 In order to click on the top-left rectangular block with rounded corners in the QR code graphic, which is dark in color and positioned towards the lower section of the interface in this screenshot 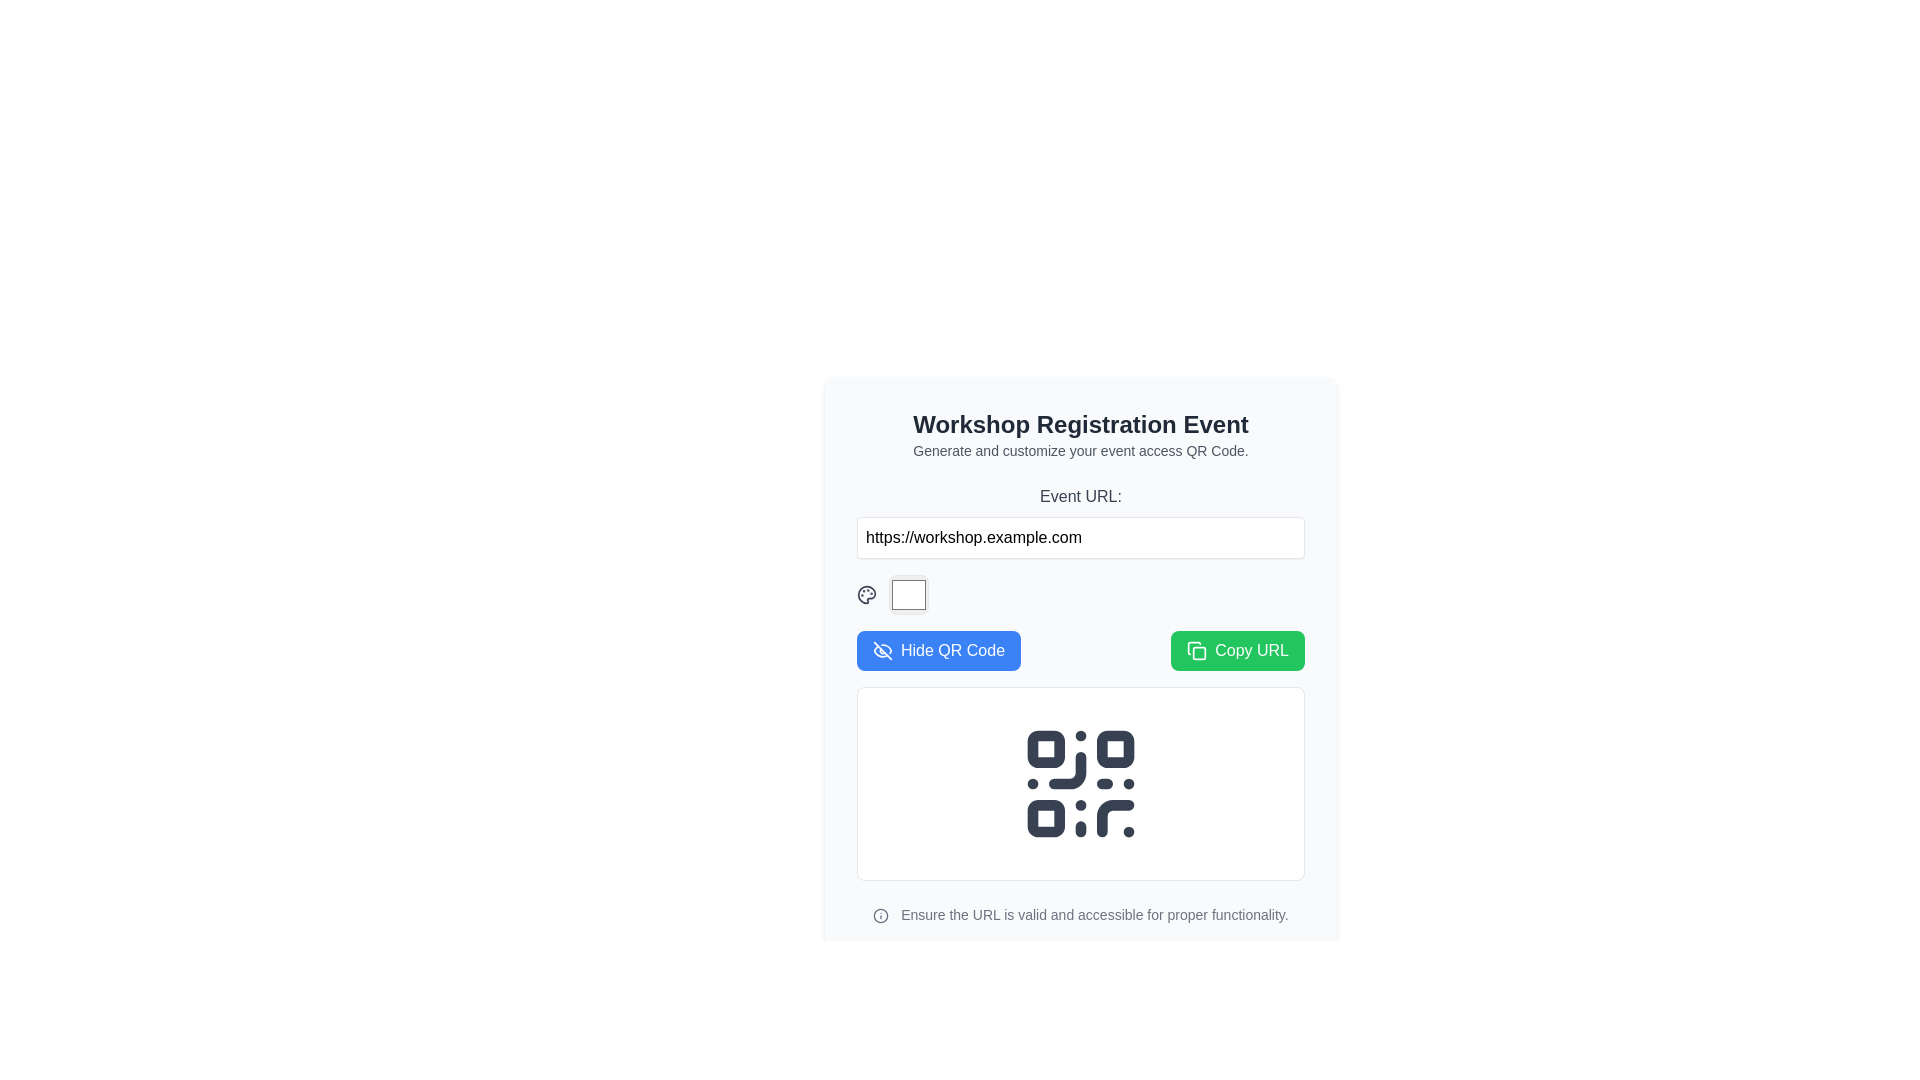, I will do `click(1045, 749)`.